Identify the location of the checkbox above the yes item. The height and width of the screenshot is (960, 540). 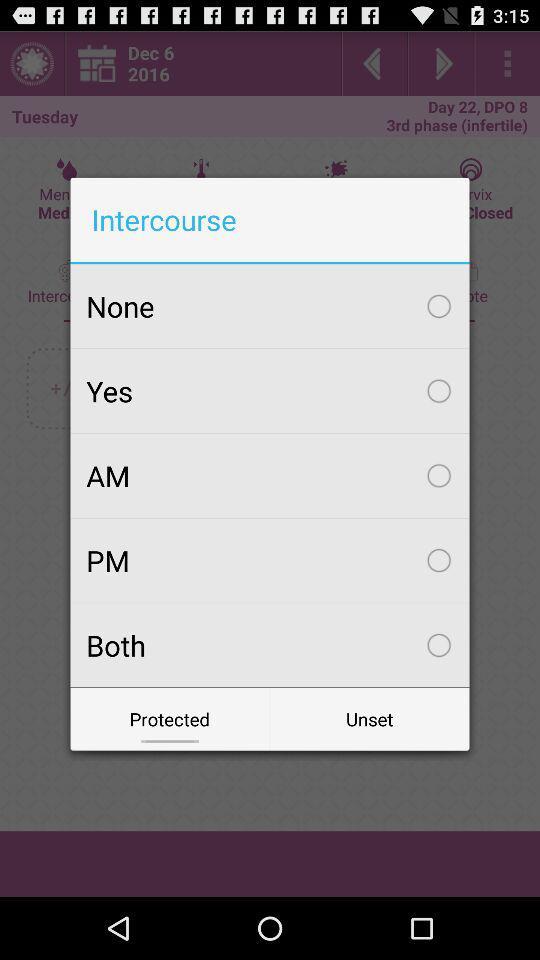
(270, 306).